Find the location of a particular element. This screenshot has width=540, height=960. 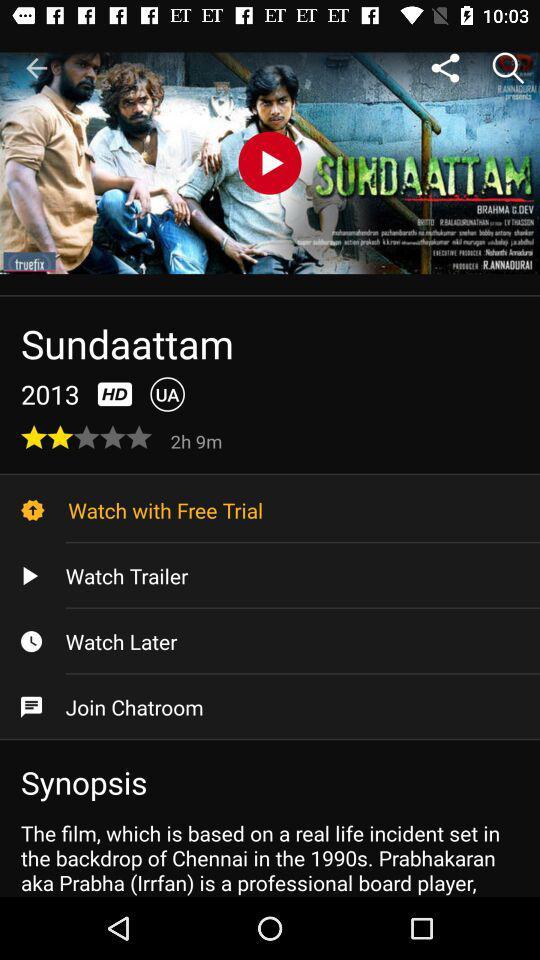

item below the watch later icon is located at coordinates (270, 707).